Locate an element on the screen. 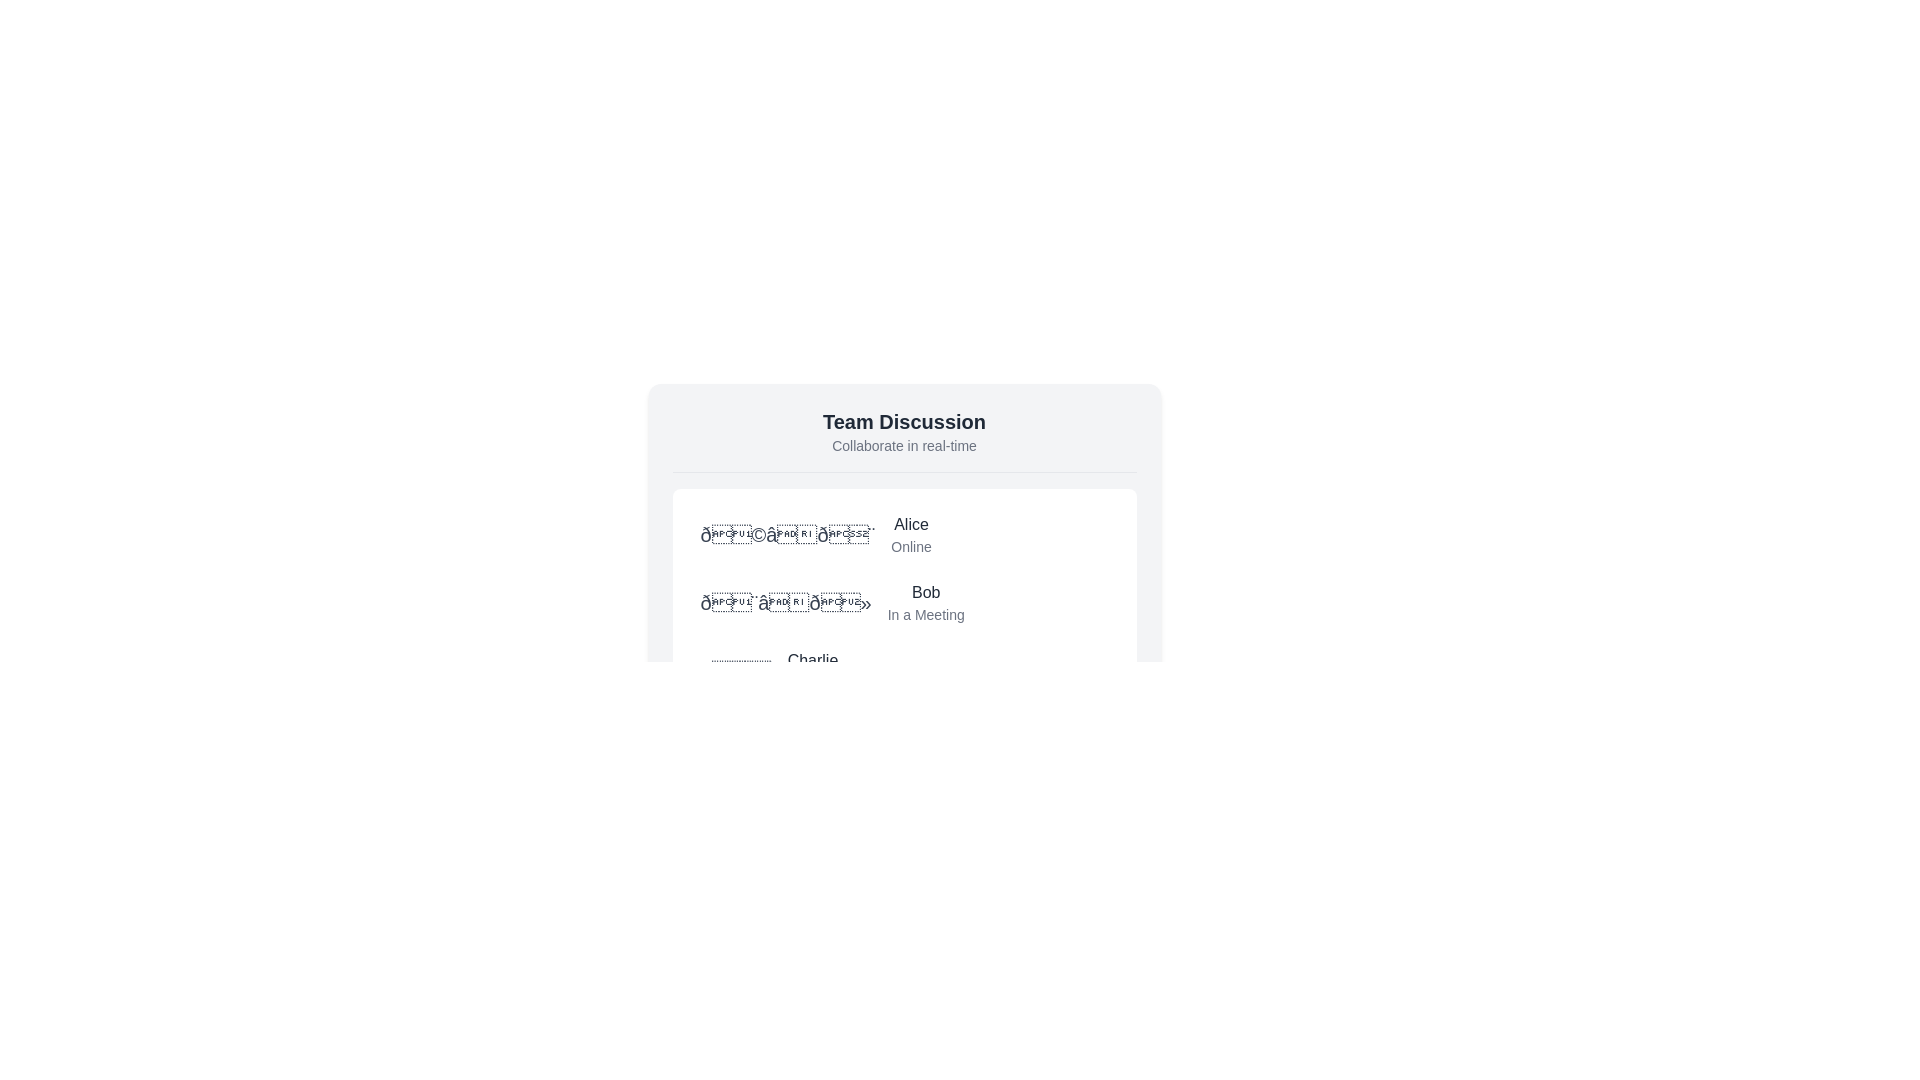 The height and width of the screenshot is (1080, 1920). the status label indicating that 'Bob' is currently 'In a Meeting', which is located below his name in the vertical list layout is located at coordinates (925, 613).